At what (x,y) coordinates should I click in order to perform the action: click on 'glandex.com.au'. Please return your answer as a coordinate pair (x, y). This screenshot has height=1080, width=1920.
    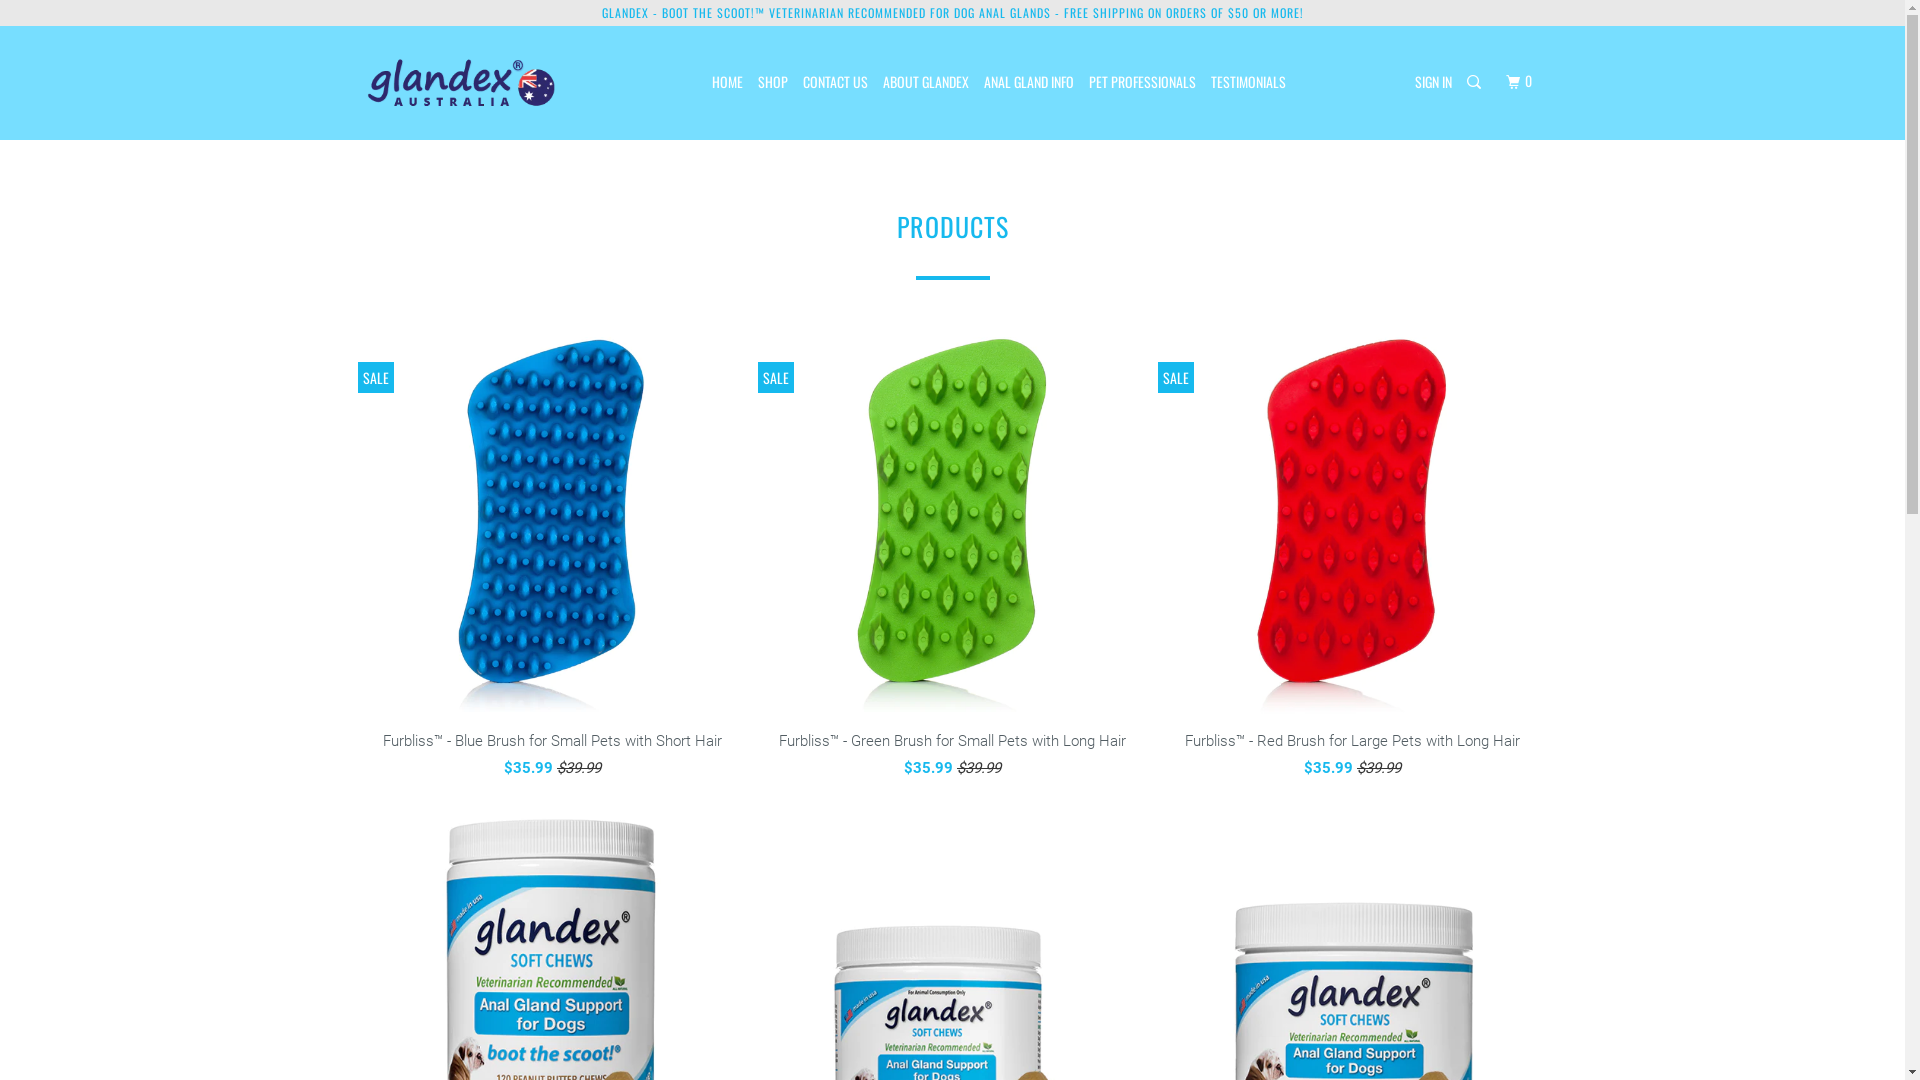
    Looking at the image, I should click on (463, 81).